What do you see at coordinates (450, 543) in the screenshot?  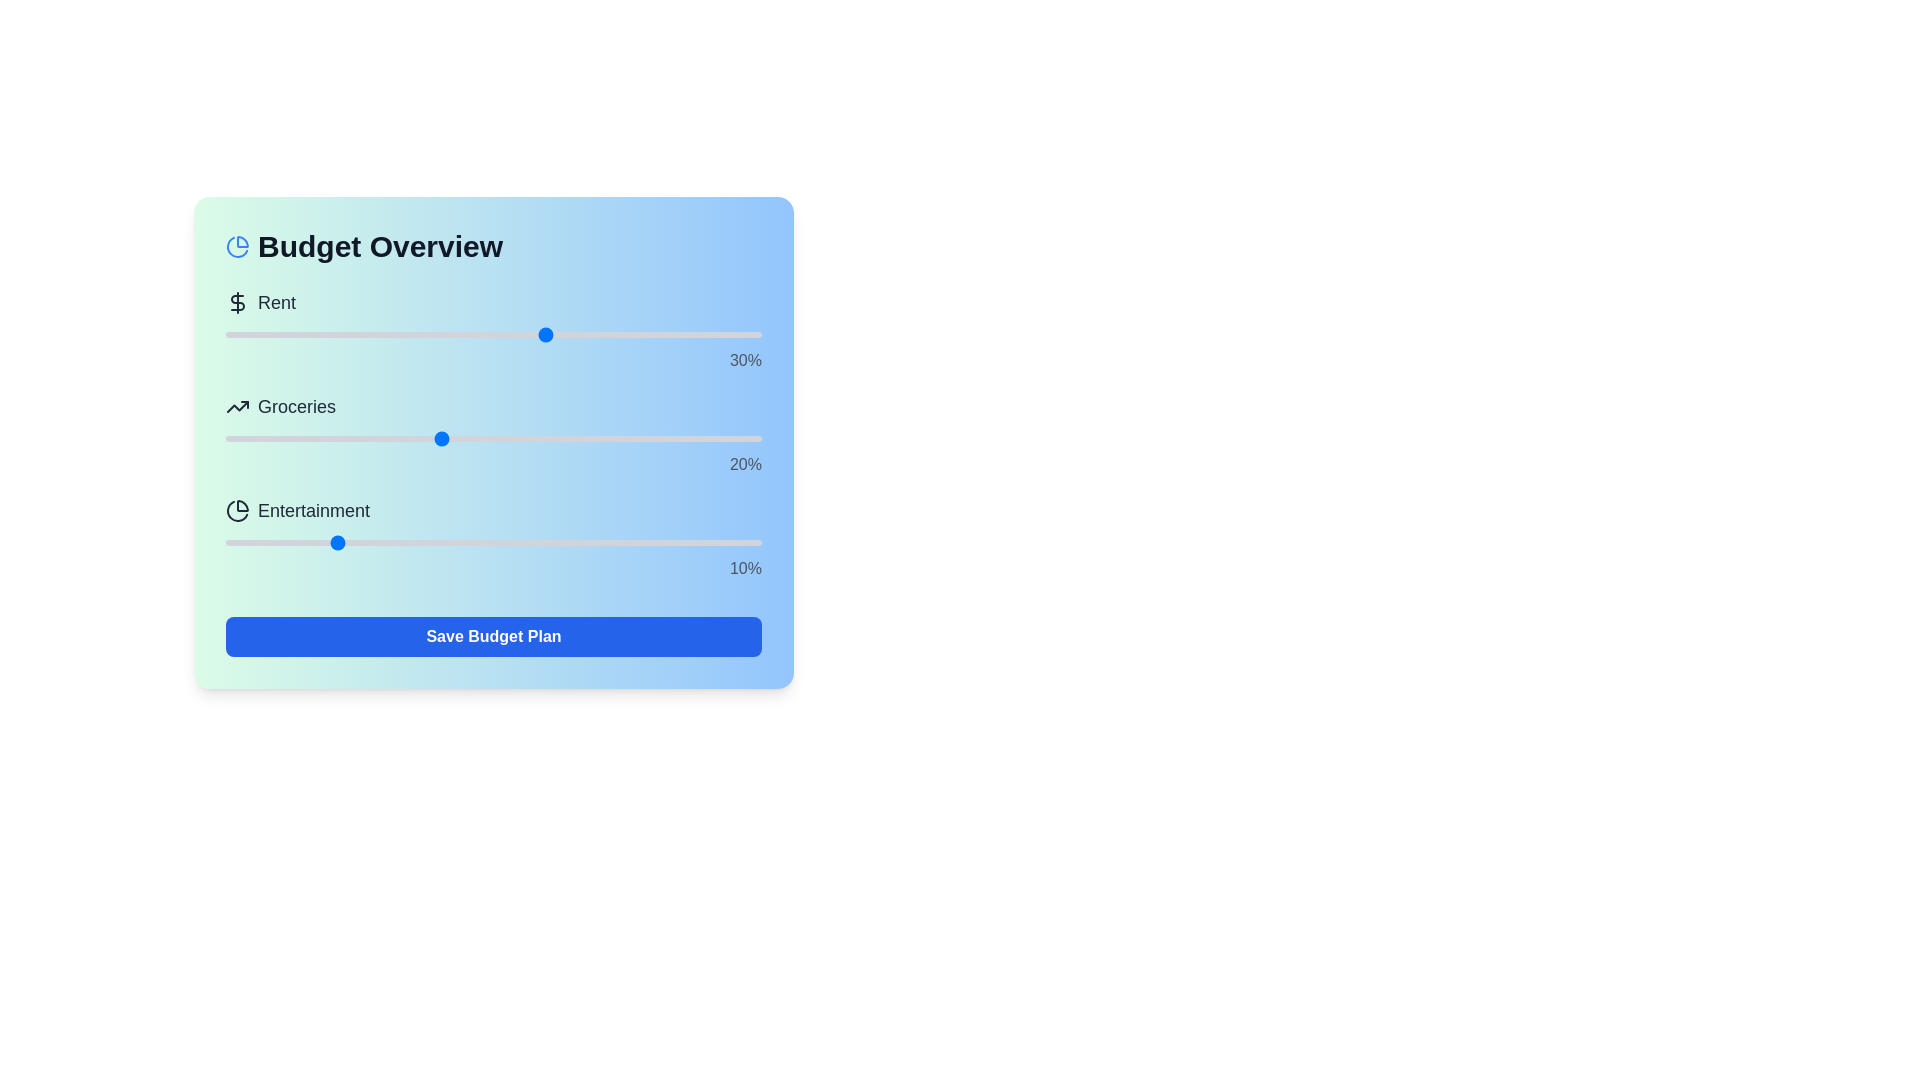 I see `the slider` at bounding box center [450, 543].